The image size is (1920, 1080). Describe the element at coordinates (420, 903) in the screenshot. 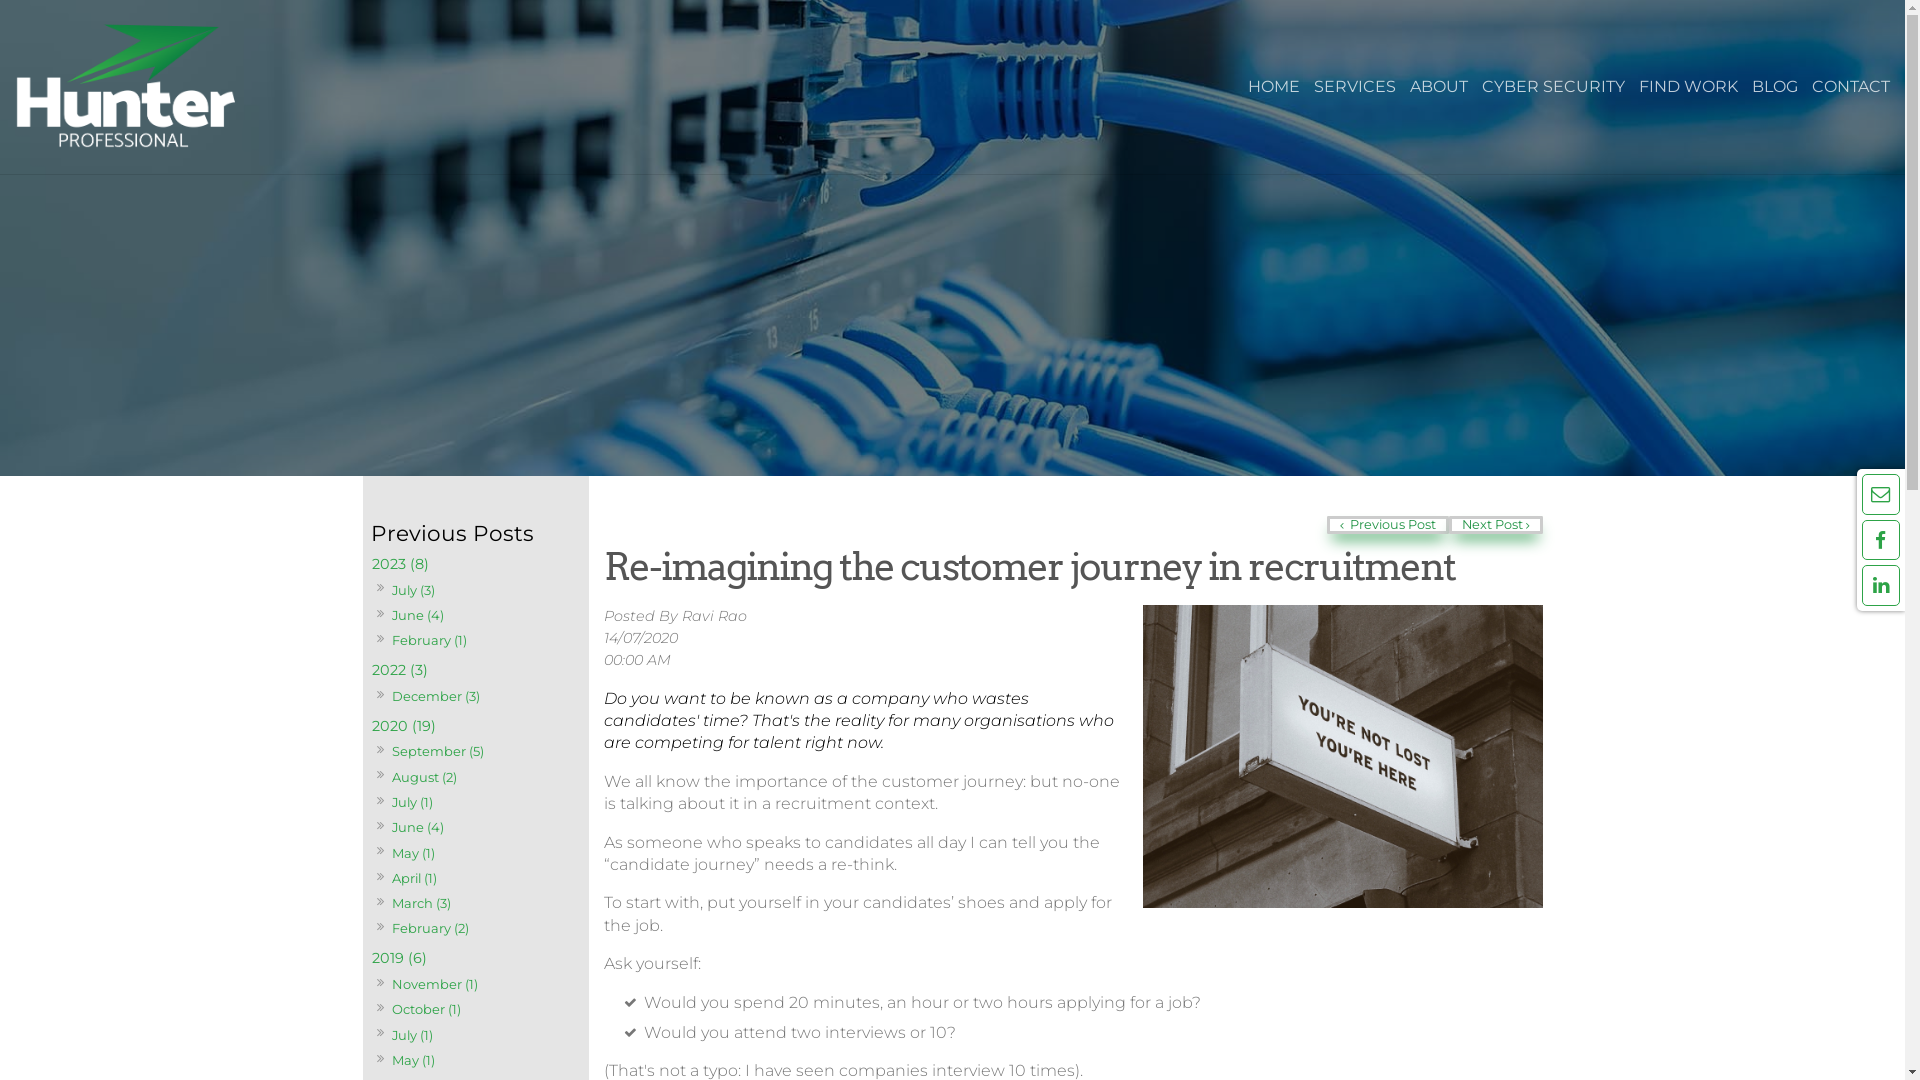

I see `'March (3)'` at that location.